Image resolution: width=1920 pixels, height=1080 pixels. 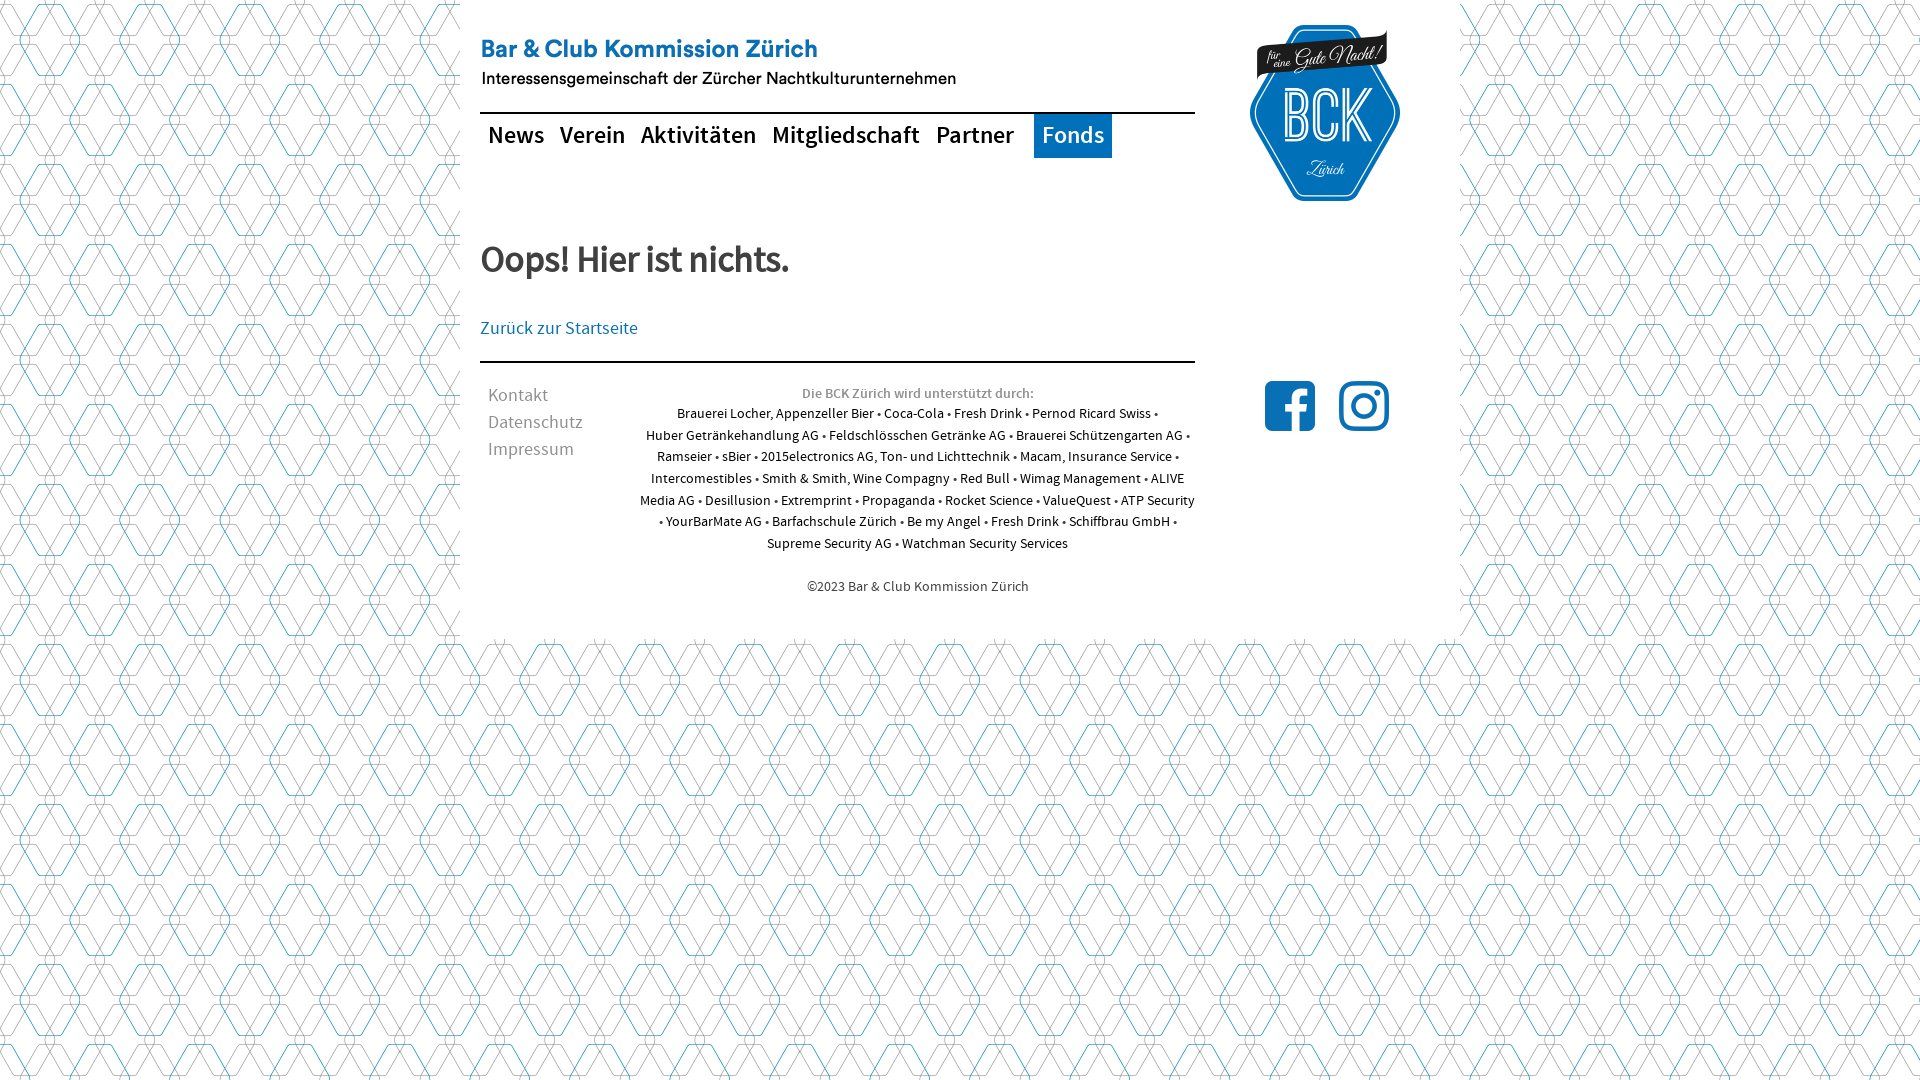 What do you see at coordinates (478, 19) in the screenshot?
I see `'Skip to content'` at bounding box center [478, 19].